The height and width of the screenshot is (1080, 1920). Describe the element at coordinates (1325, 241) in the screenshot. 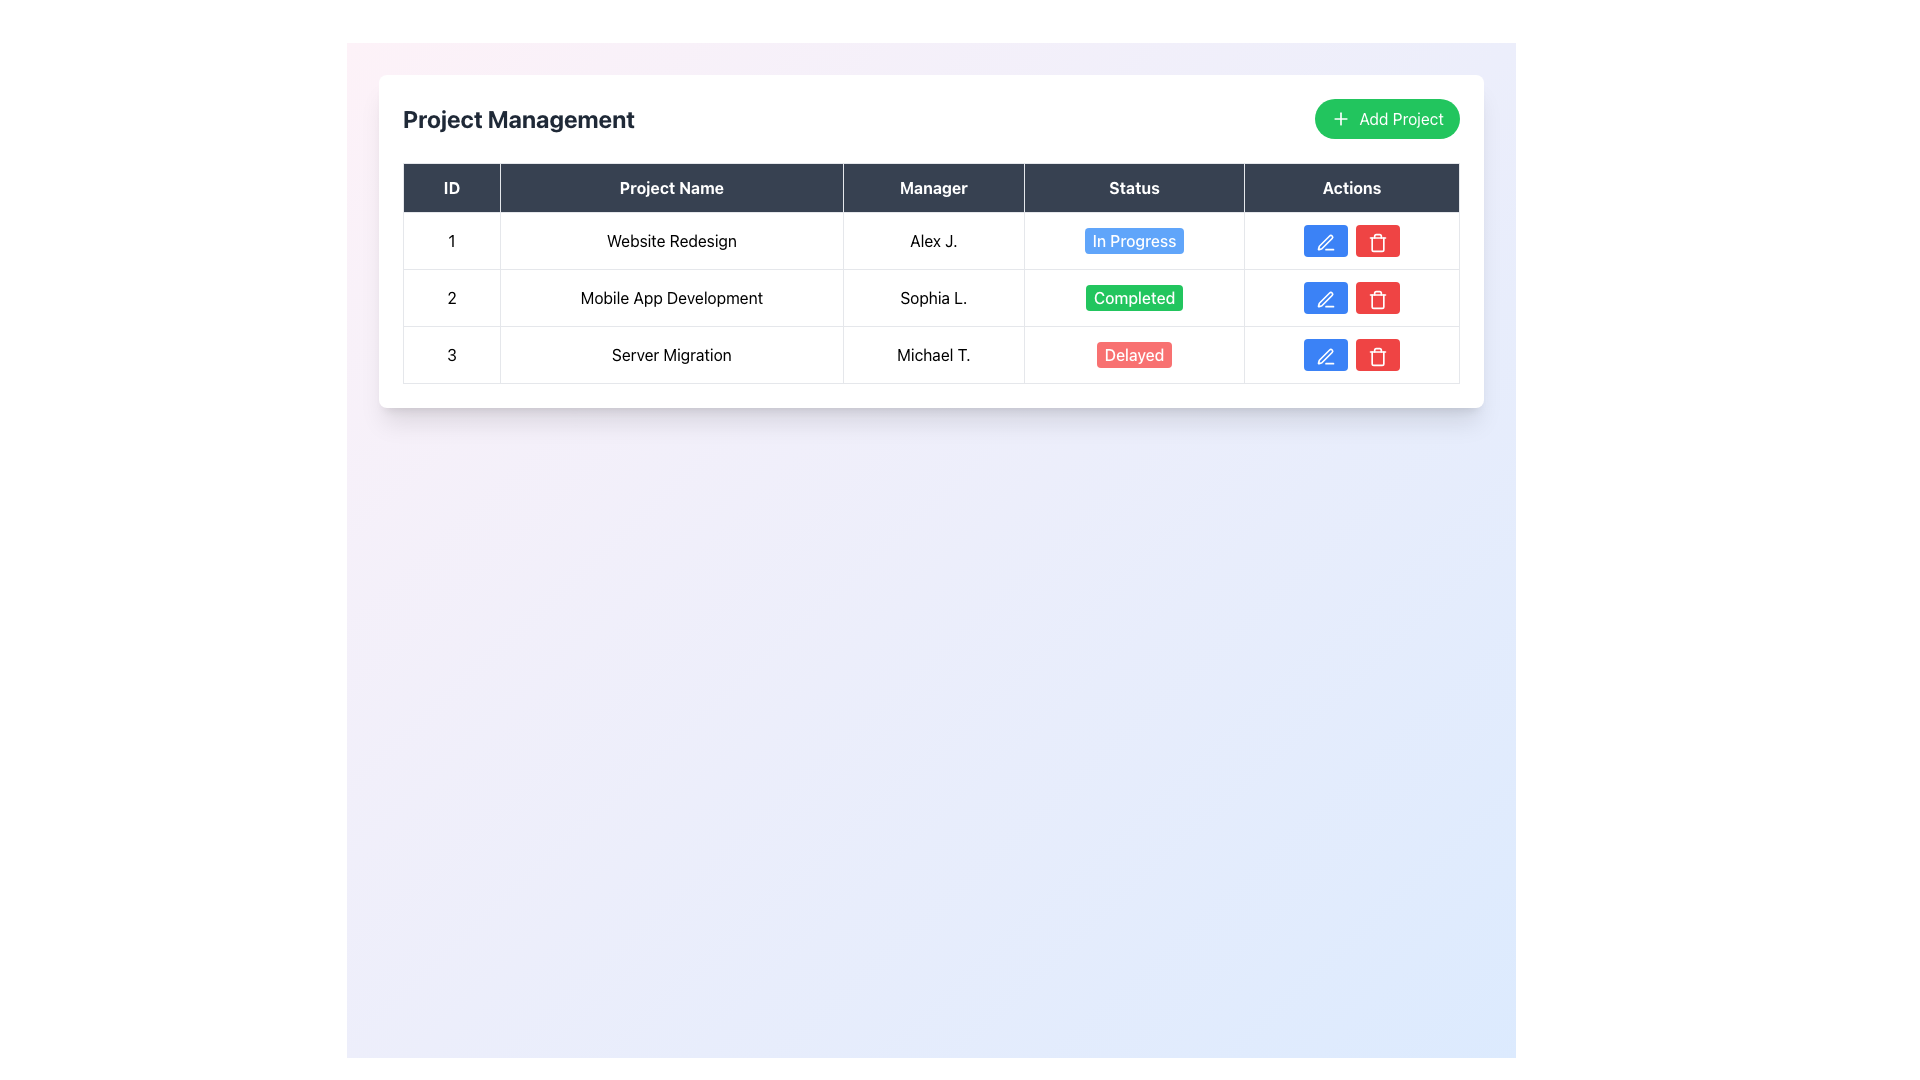

I see `the pen icon in the Actions column of the data table` at that location.